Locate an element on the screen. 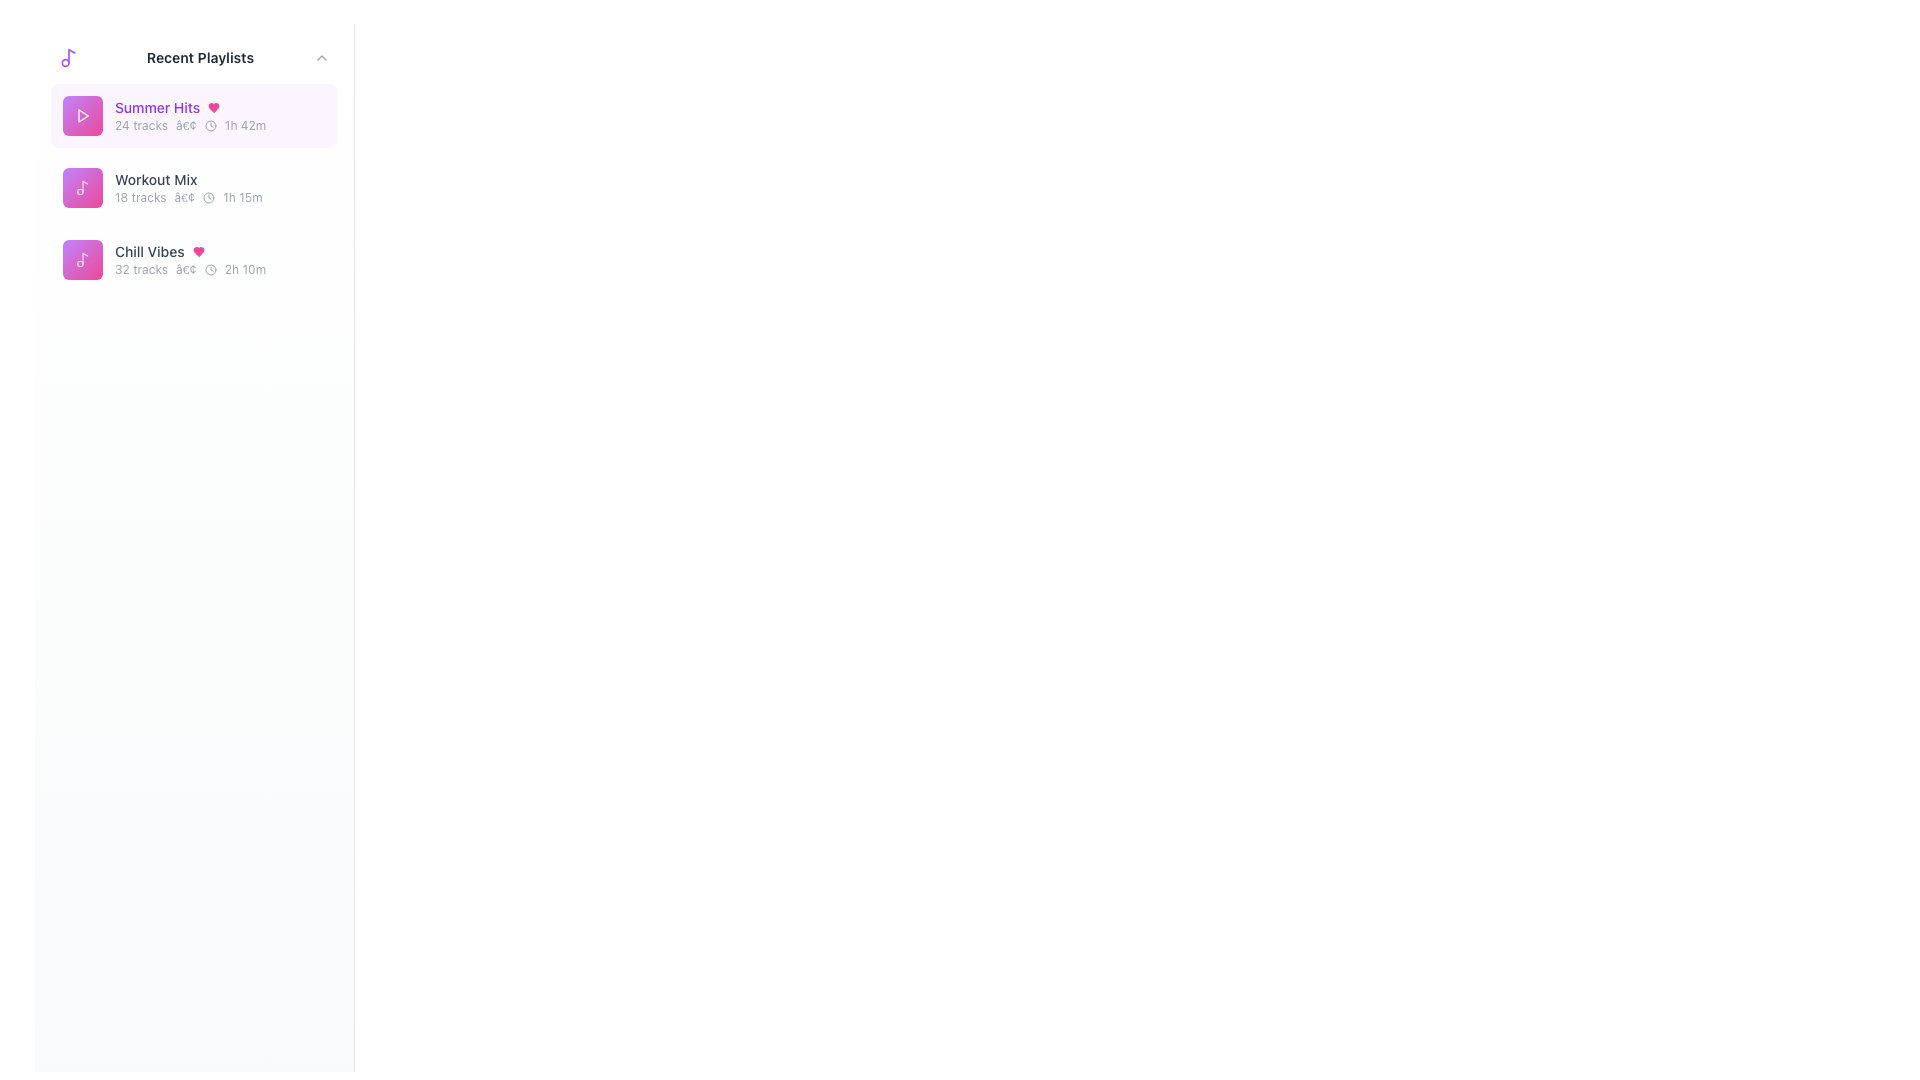 The image size is (1920, 1080). properties of the duration text label displaying '1h 15m', which is styled in gray and located within the 'Workout Mix' playlist entry, to the right of the clock icon is located at coordinates (242, 197).